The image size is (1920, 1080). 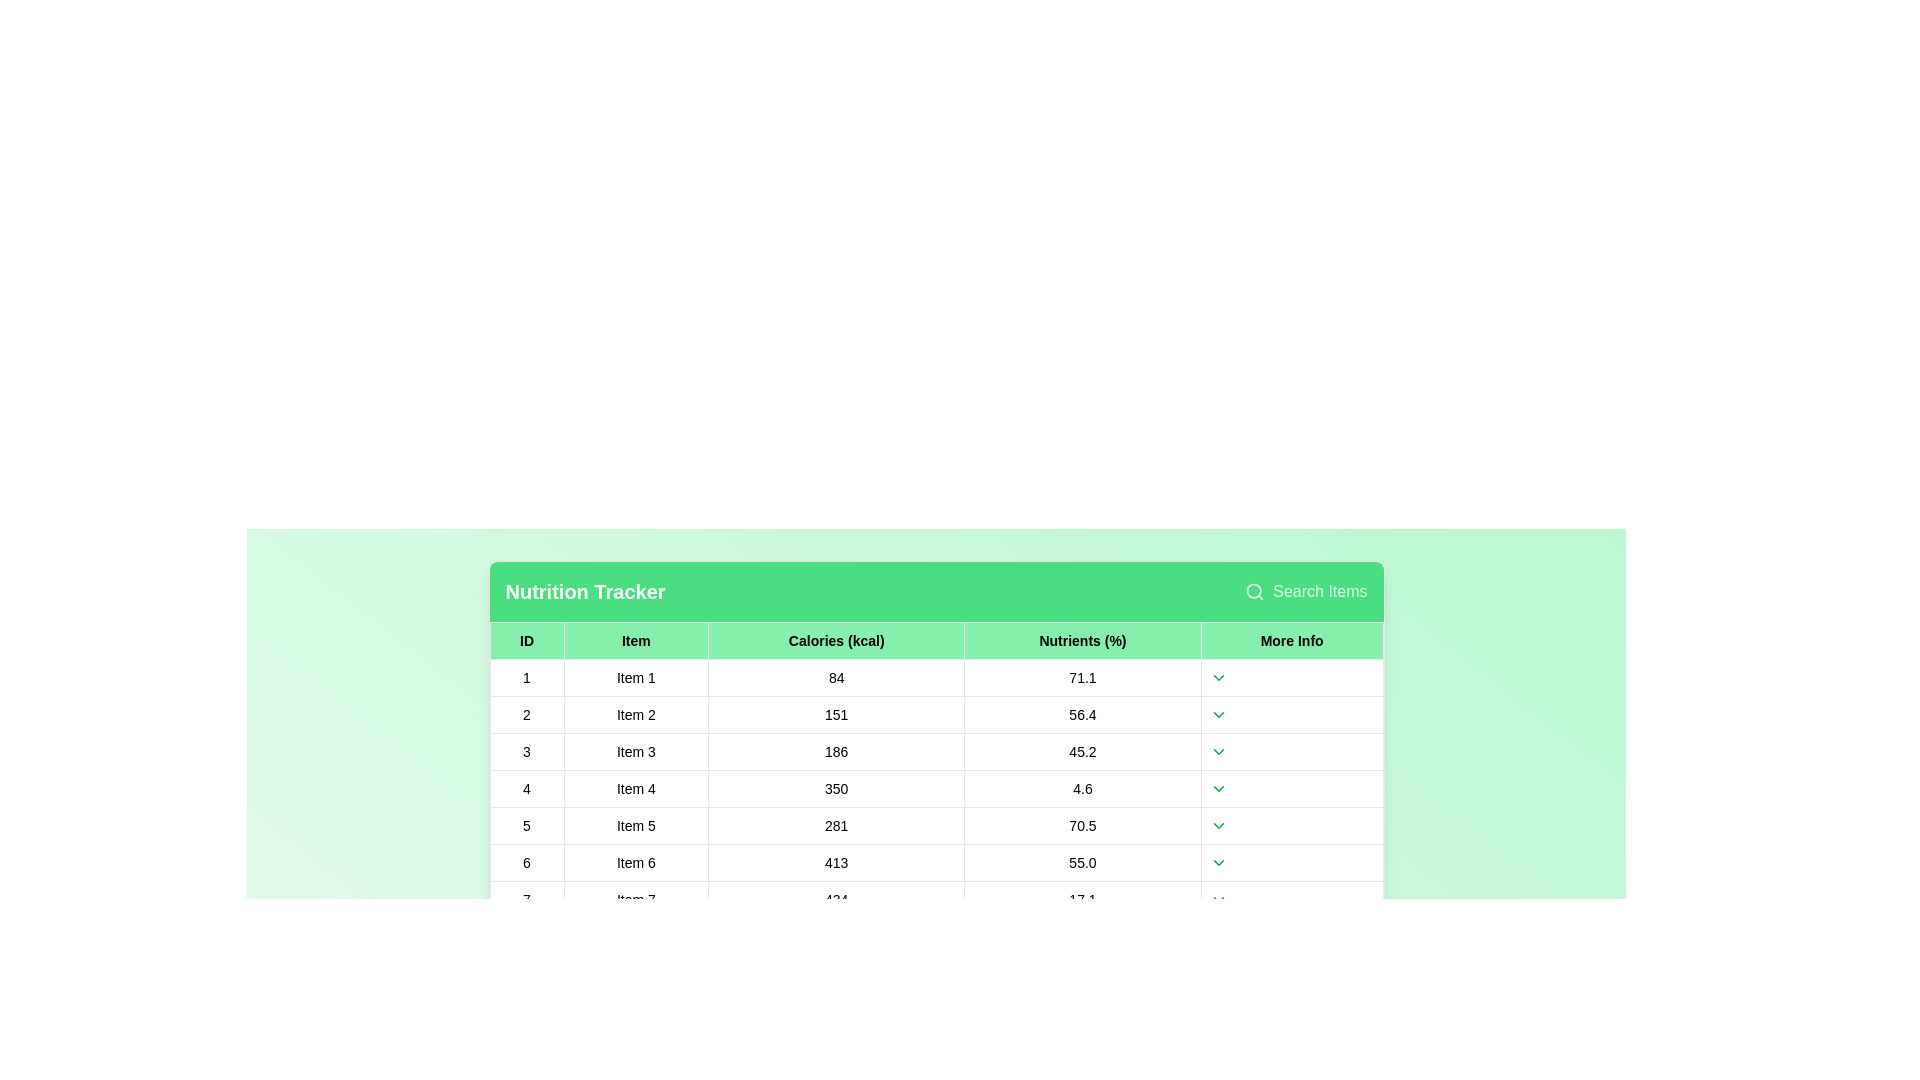 I want to click on the search button to activate the search functionality, so click(x=1305, y=590).